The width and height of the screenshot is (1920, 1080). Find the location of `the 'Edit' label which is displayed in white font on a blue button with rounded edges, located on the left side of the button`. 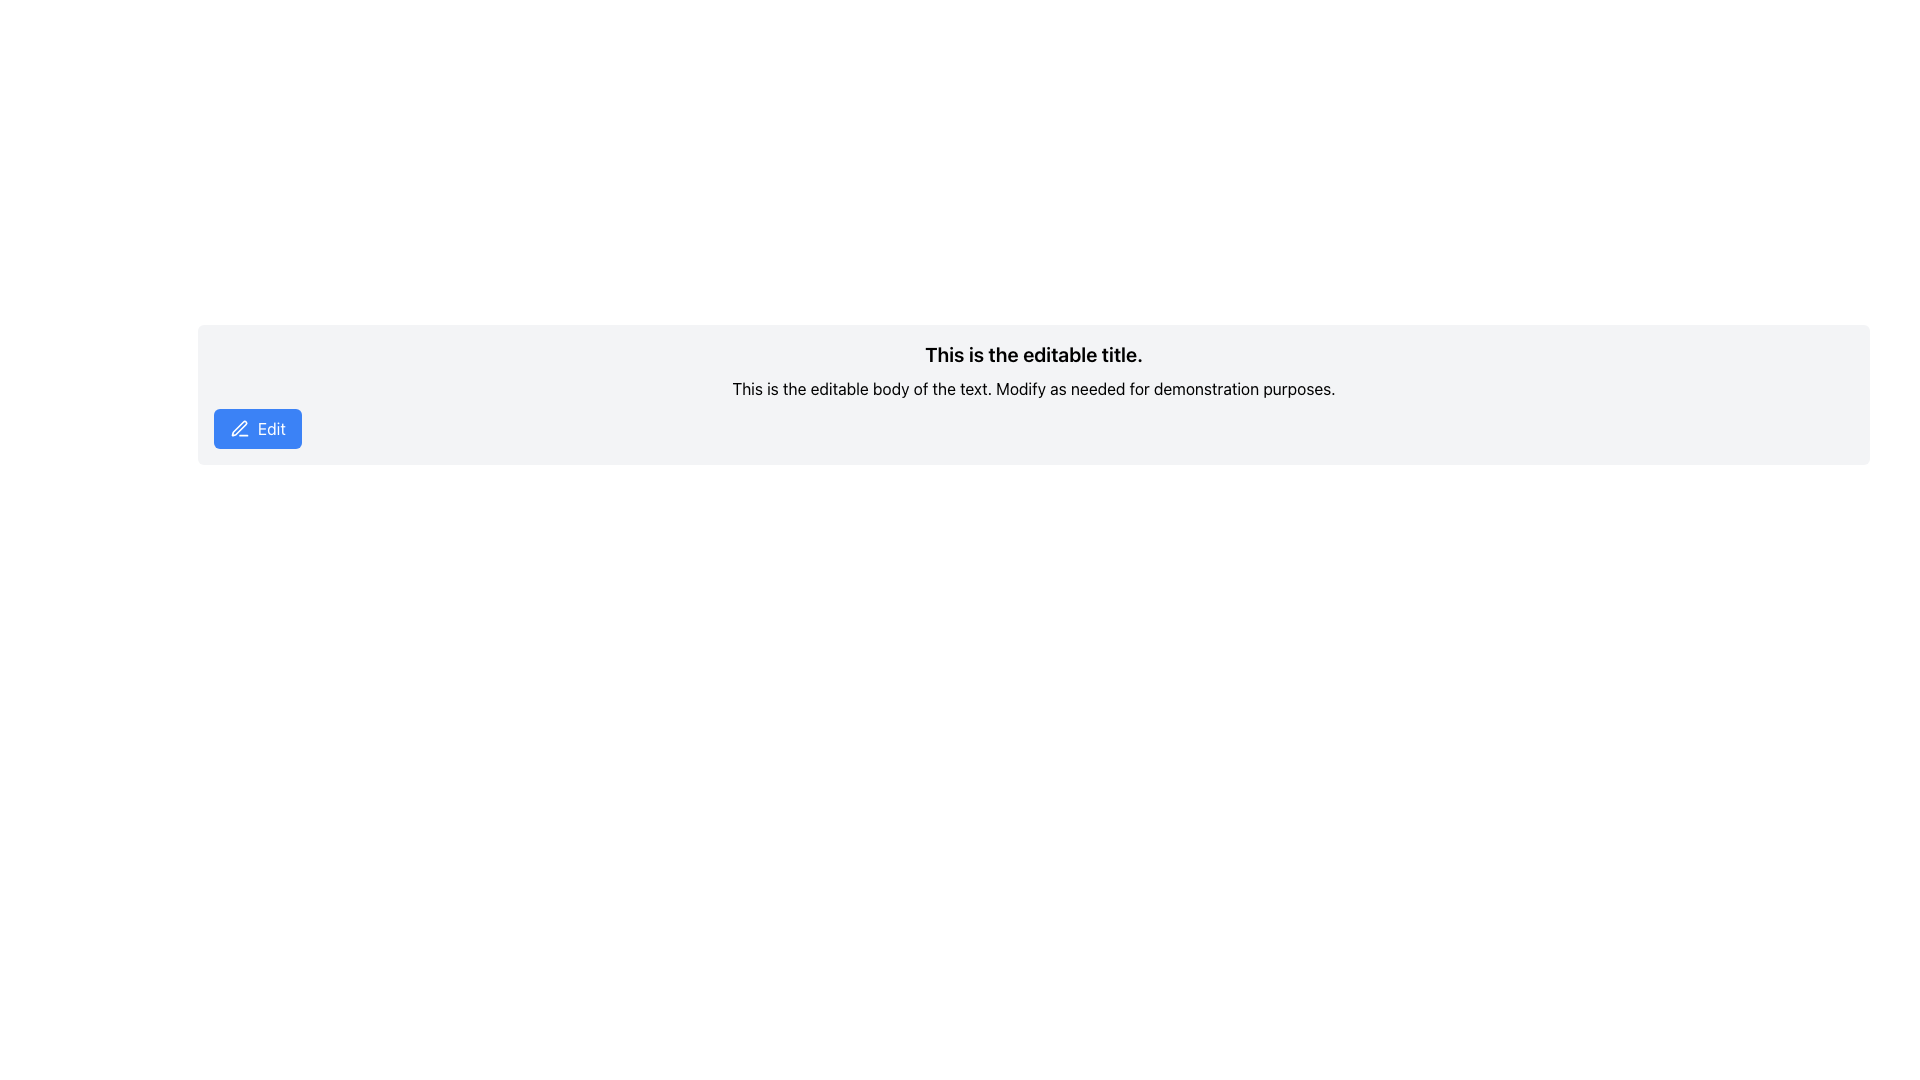

the 'Edit' label which is displayed in white font on a blue button with rounded edges, located on the left side of the button is located at coordinates (270, 427).